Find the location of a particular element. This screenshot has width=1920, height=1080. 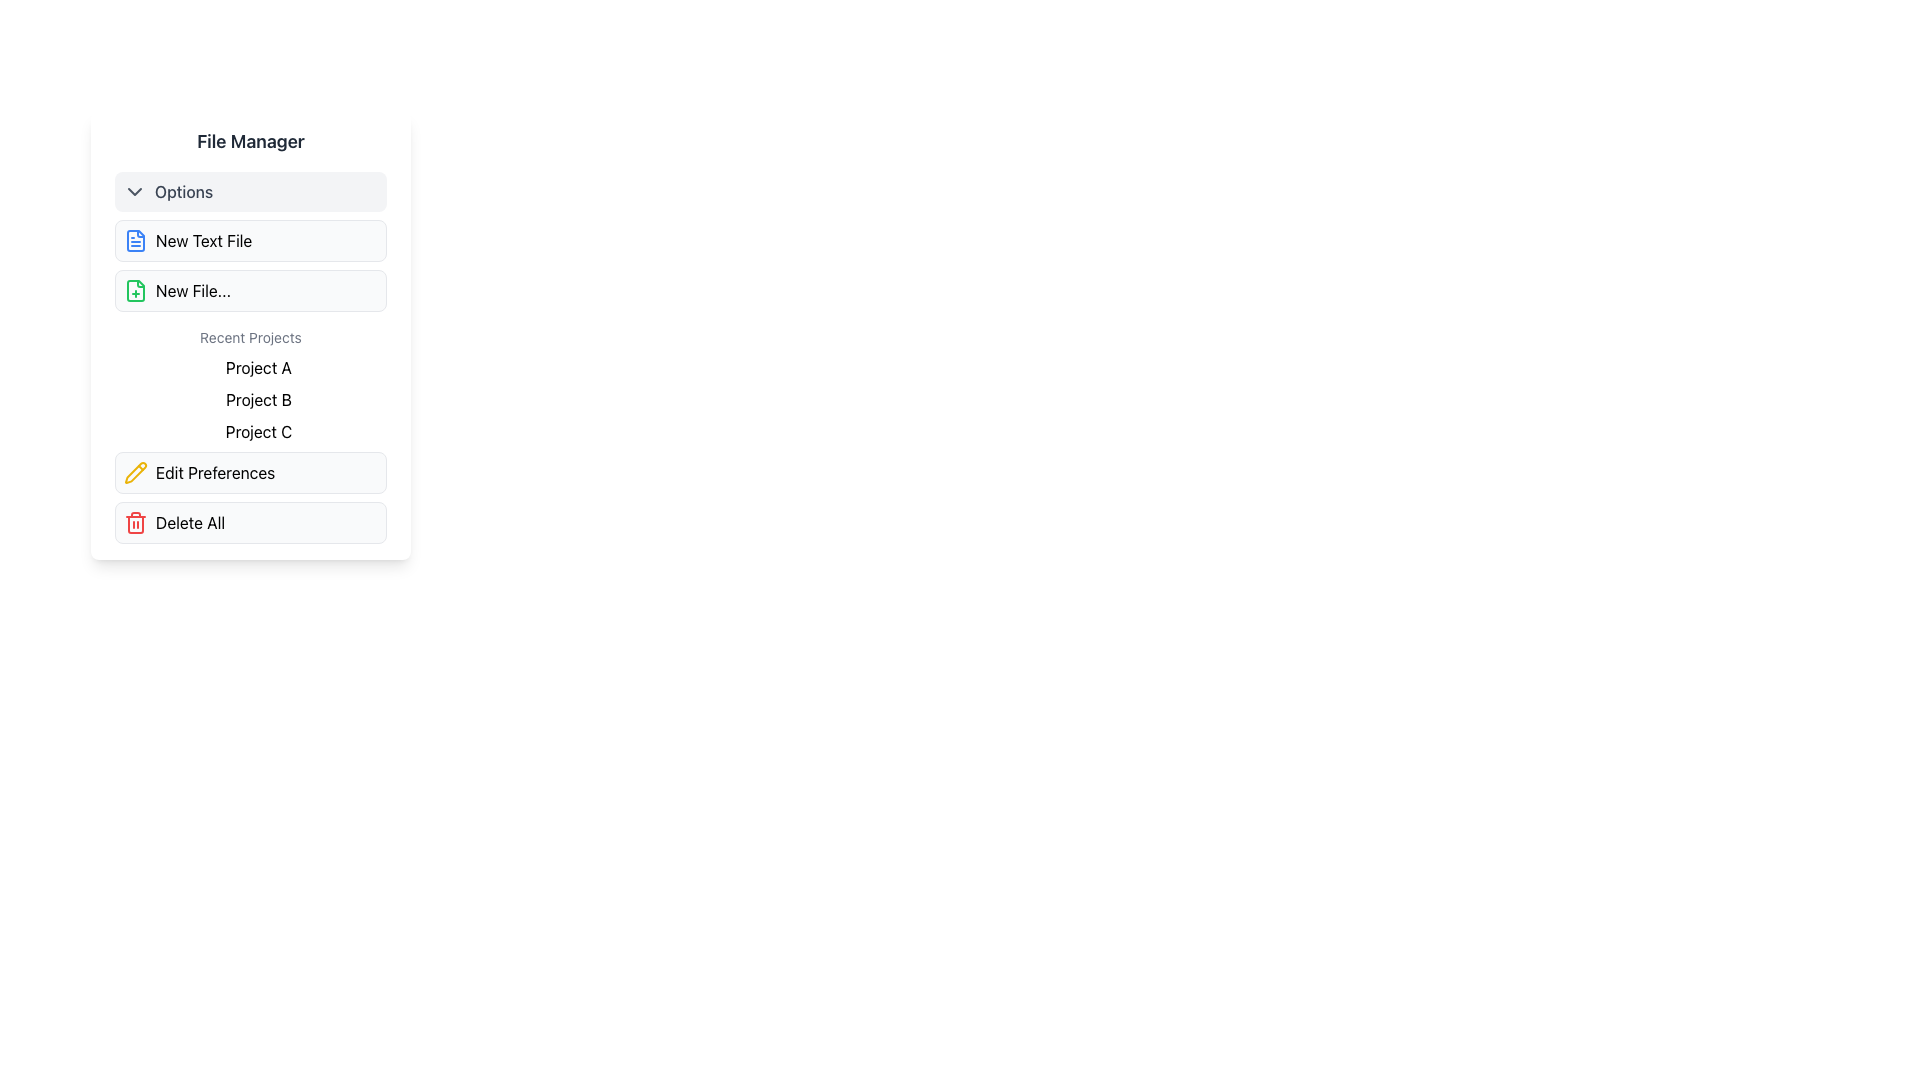

the 'Edit Preferences' button, which is a light gray rectangular button with a yellow pencil icon and black text, located in the 'File Manager' interface, positioned below 'Recent Projects' and above the 'Delete All' button is located at coordinates (249, 473).